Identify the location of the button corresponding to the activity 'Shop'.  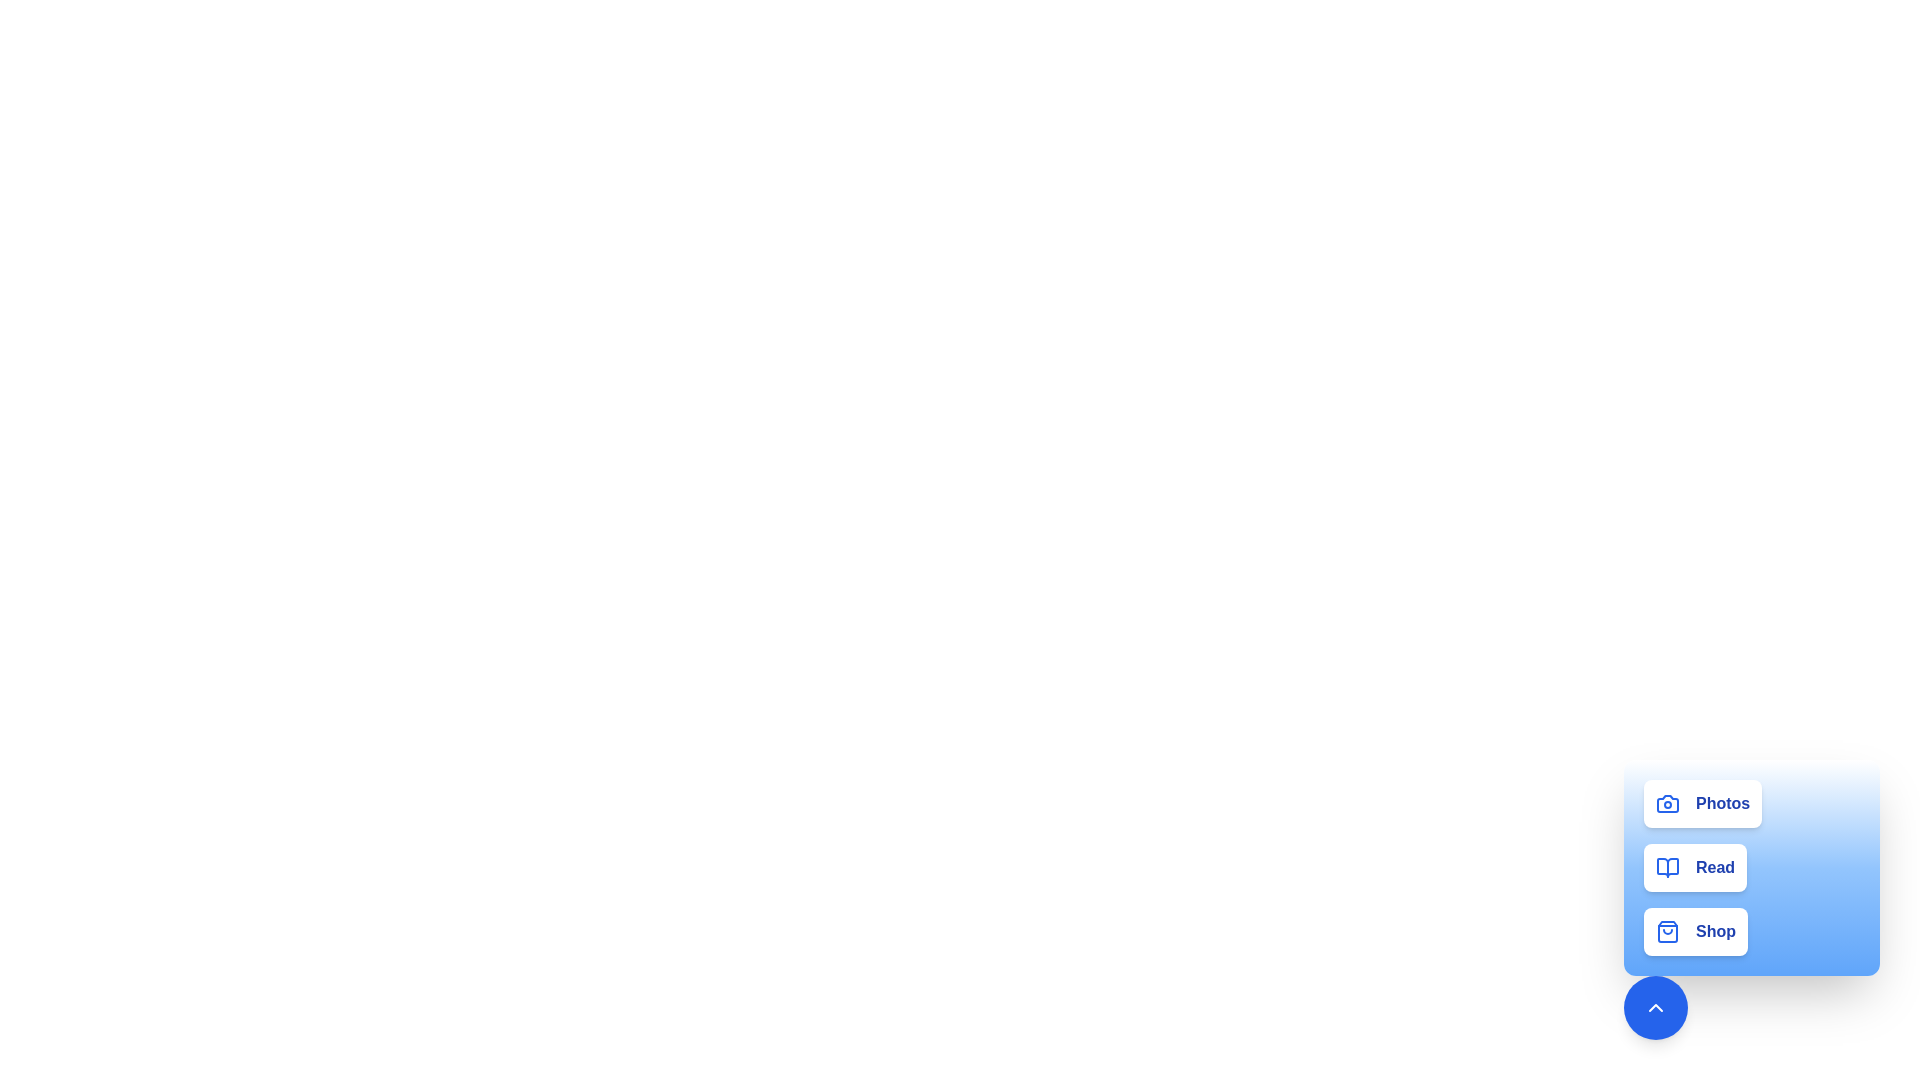
(1694, 932).